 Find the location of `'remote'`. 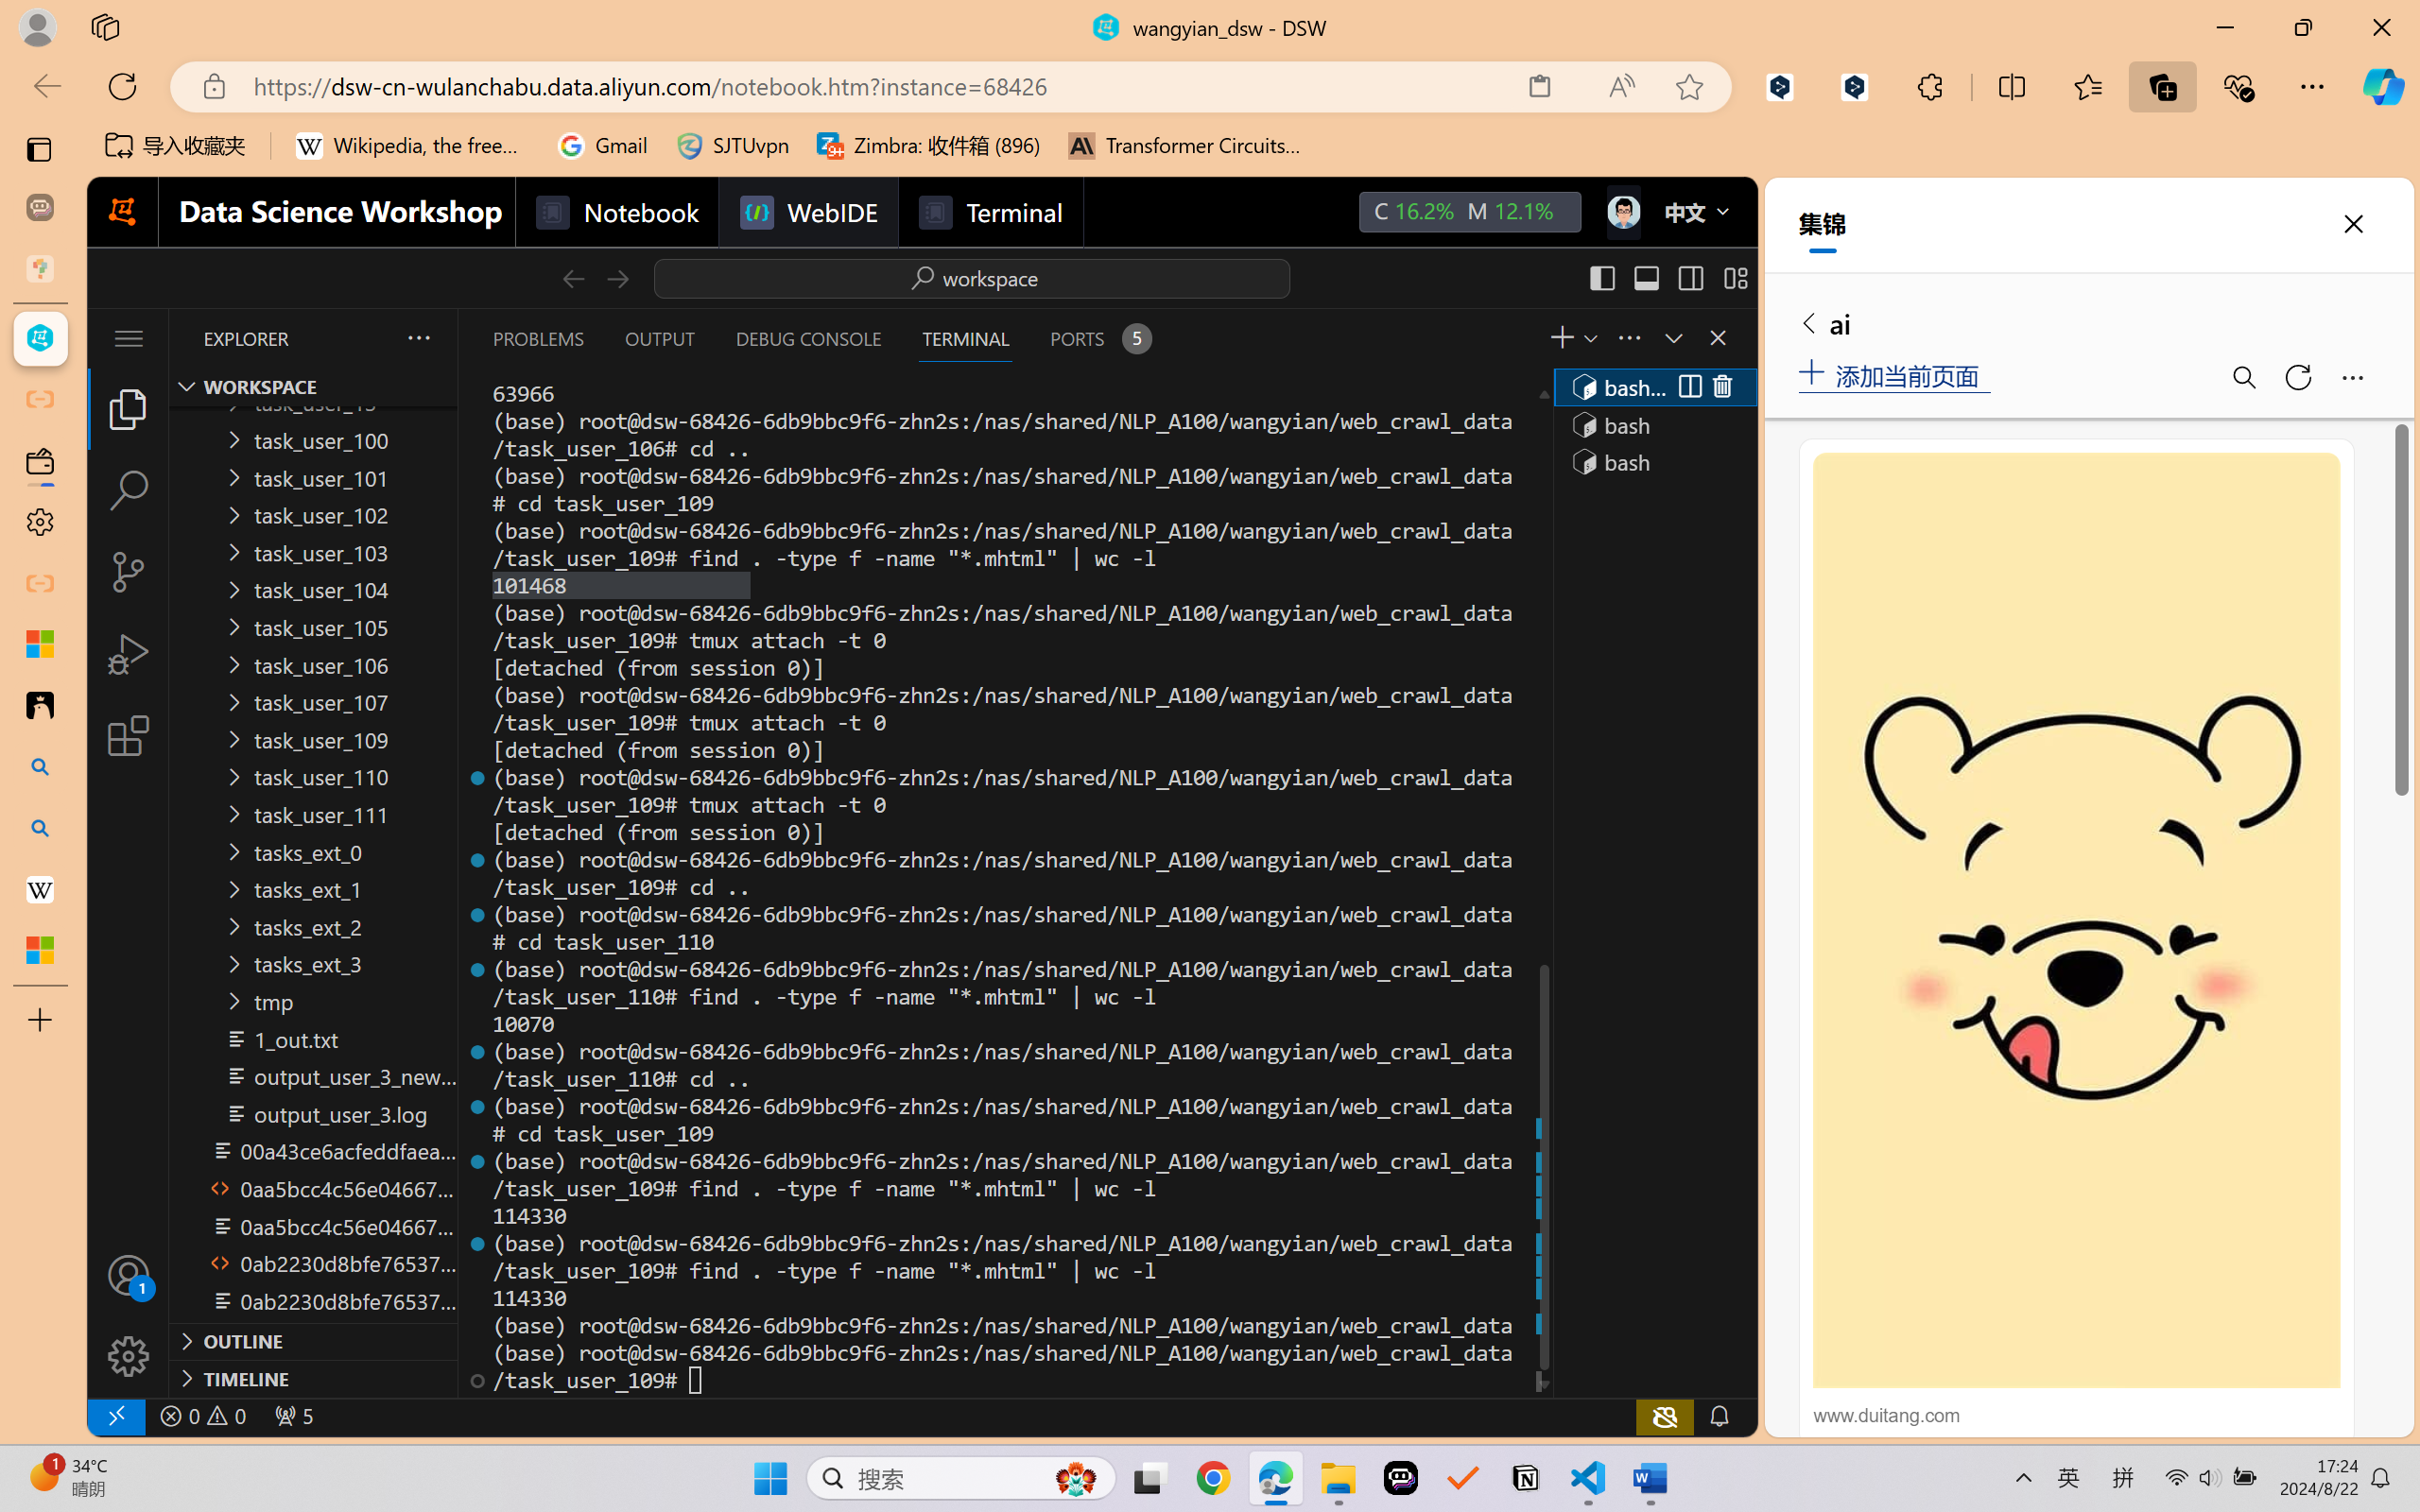

'remote' is located at coordinates (114, 1415).